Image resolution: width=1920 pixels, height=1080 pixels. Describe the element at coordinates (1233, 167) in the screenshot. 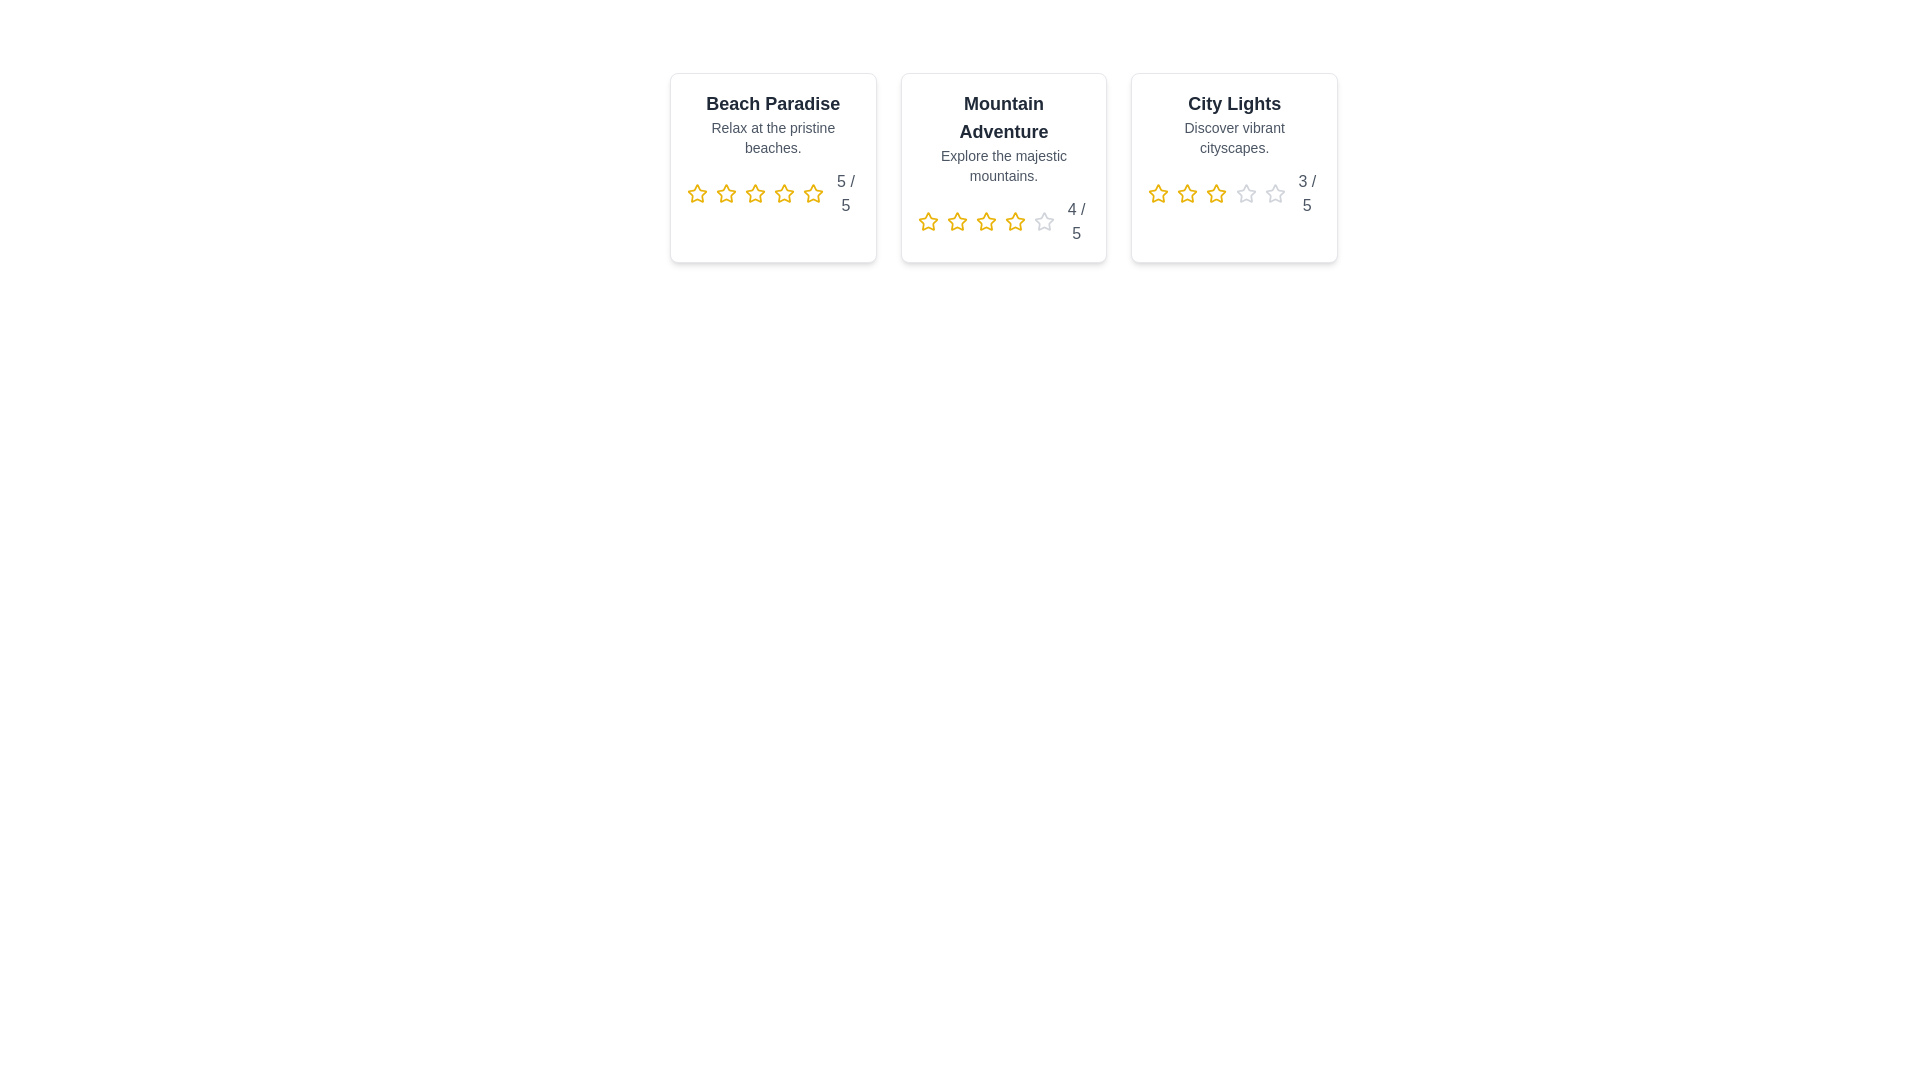

I see `the card titled 'City Lights' to observe its hover effect` at that location.